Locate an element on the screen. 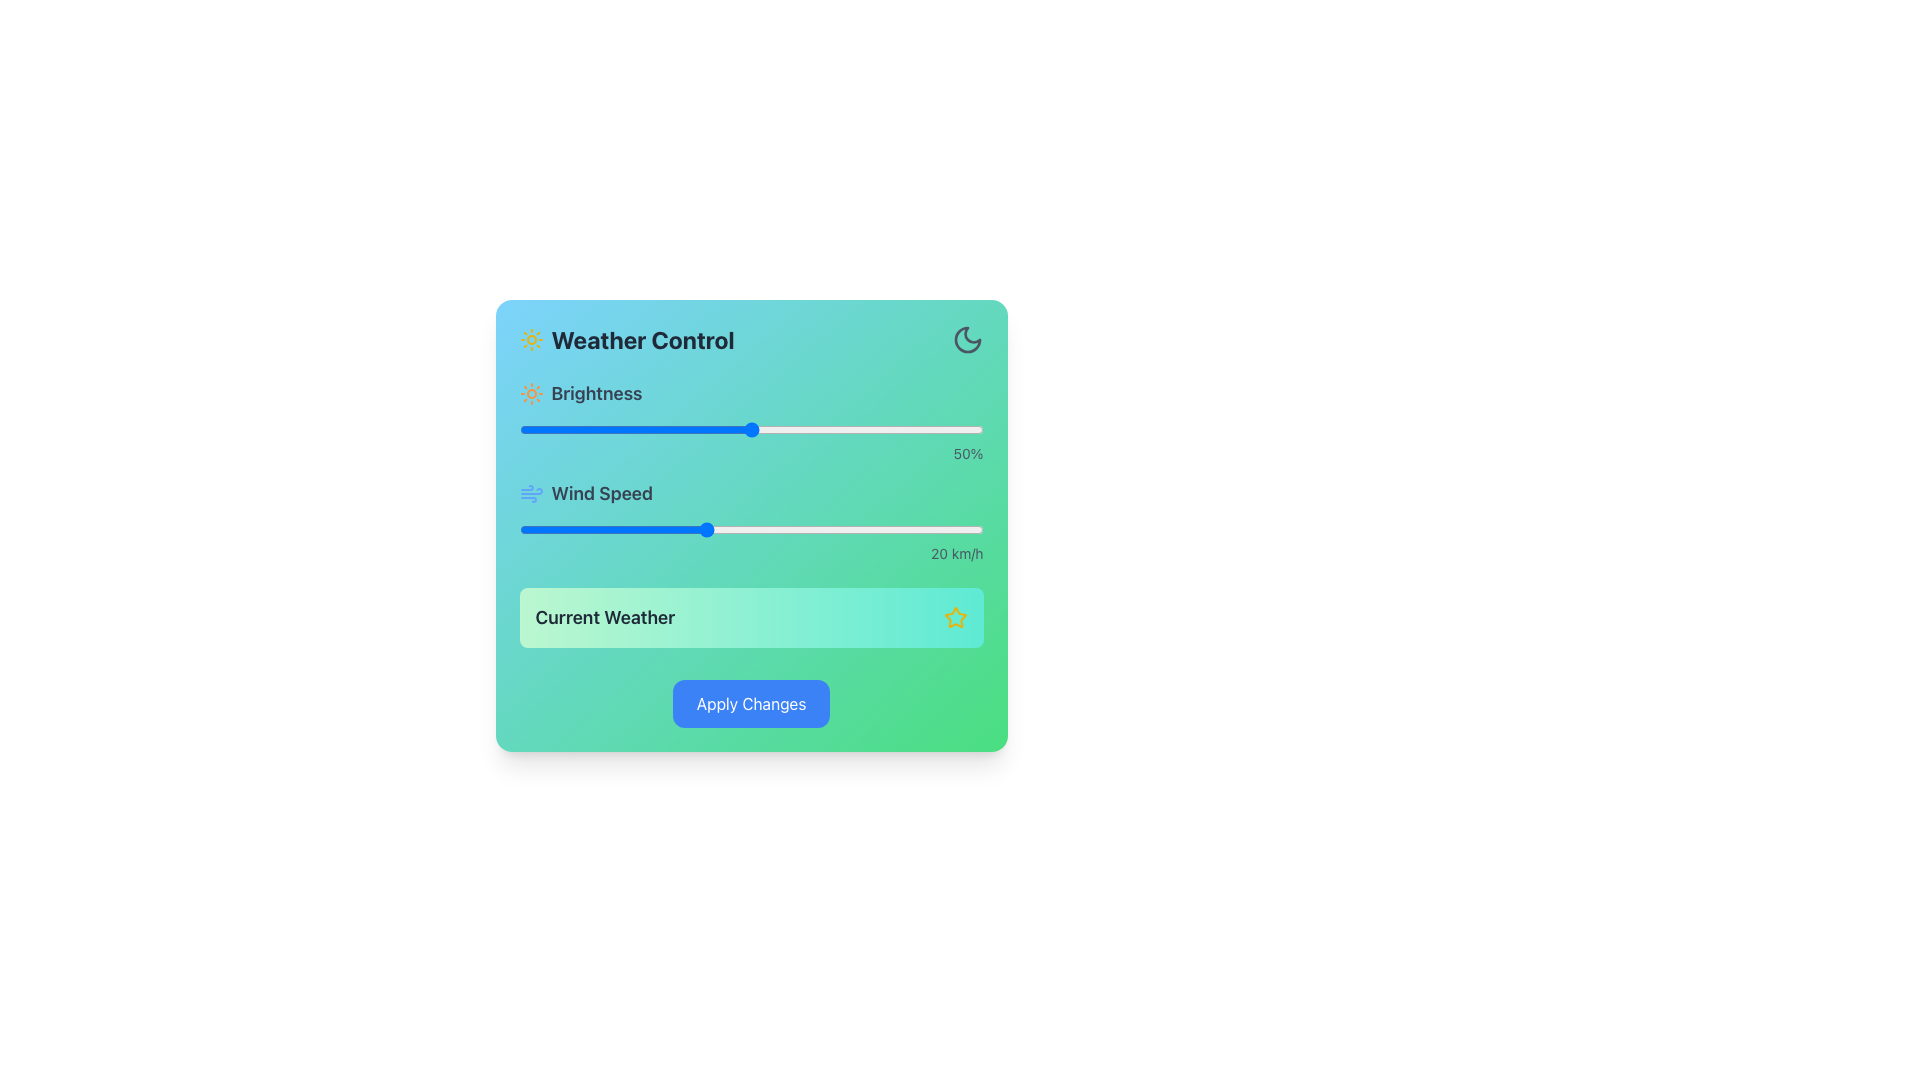 The image size is (1920, 1080). the blue button labeled 'Apply Changes' located at the center of the bottom section of the green panel under 'Current Weather' is located at coordinates (750, 703).